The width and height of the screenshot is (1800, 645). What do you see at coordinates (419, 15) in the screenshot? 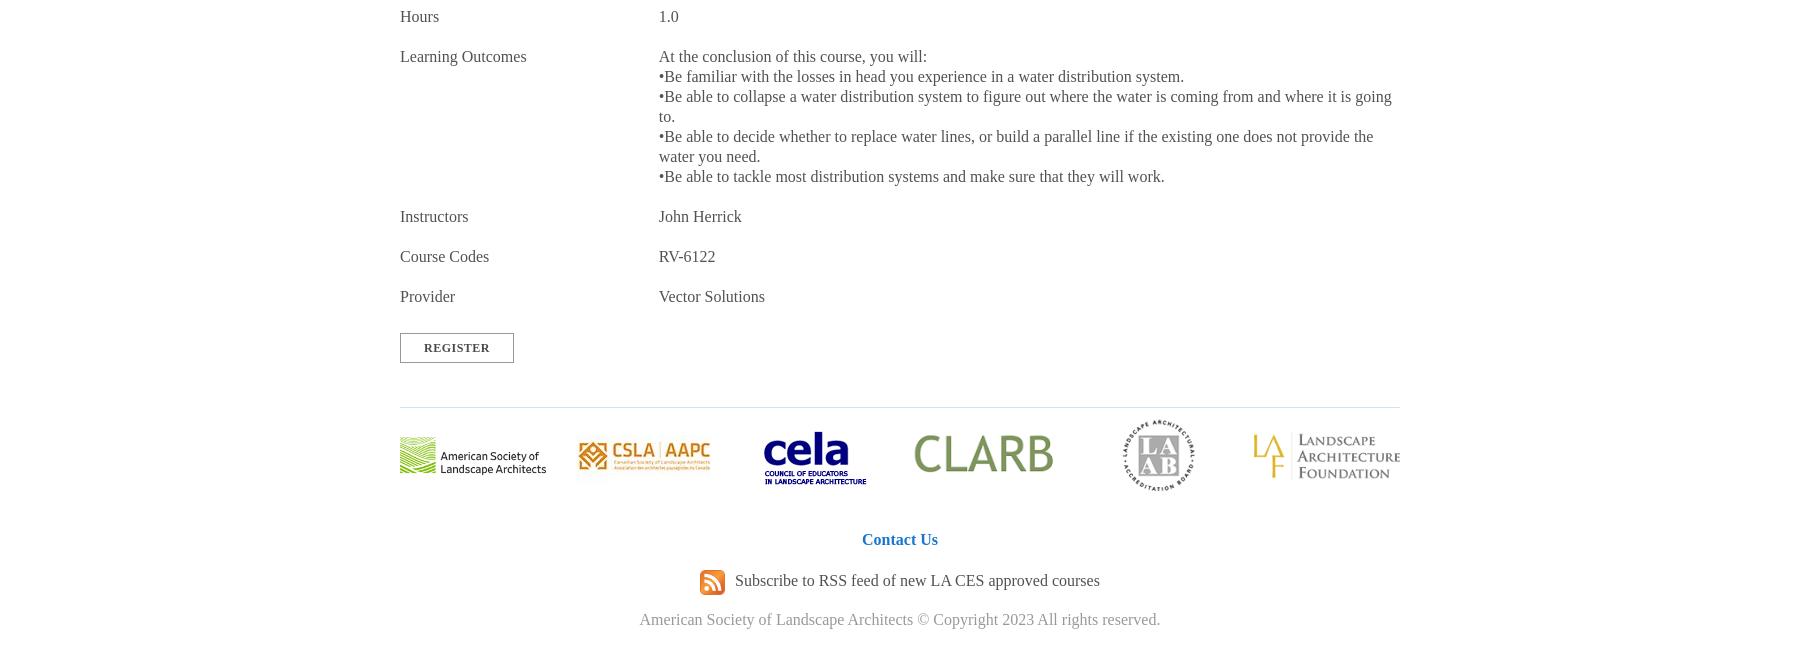
I see `'Hours'` at bounding box center [419, 15].